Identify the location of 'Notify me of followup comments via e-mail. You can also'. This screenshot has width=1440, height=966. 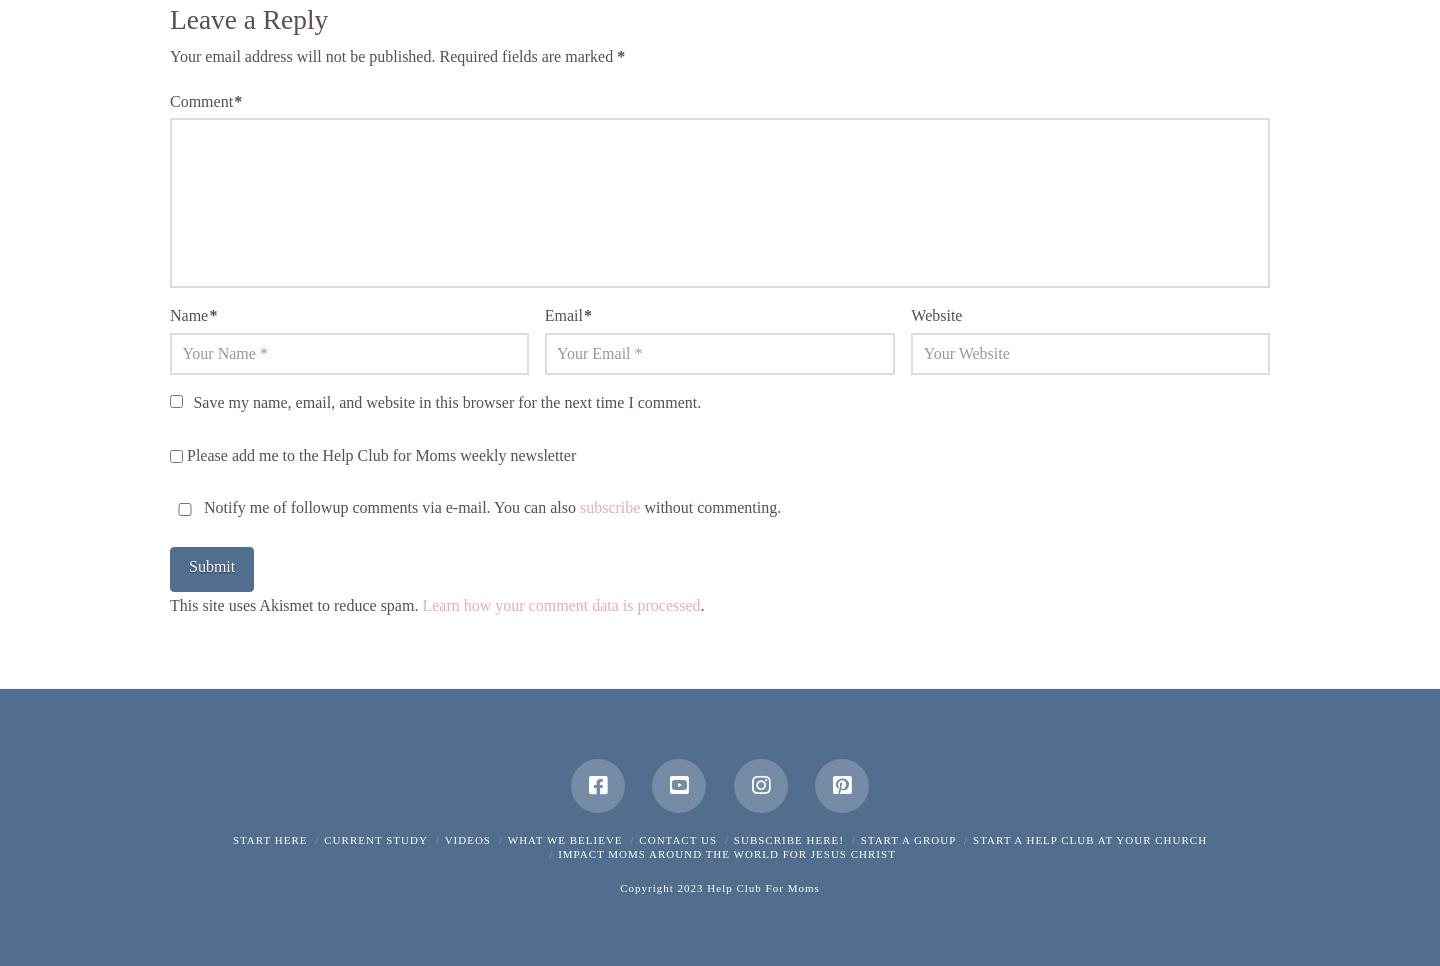
(388, 506).